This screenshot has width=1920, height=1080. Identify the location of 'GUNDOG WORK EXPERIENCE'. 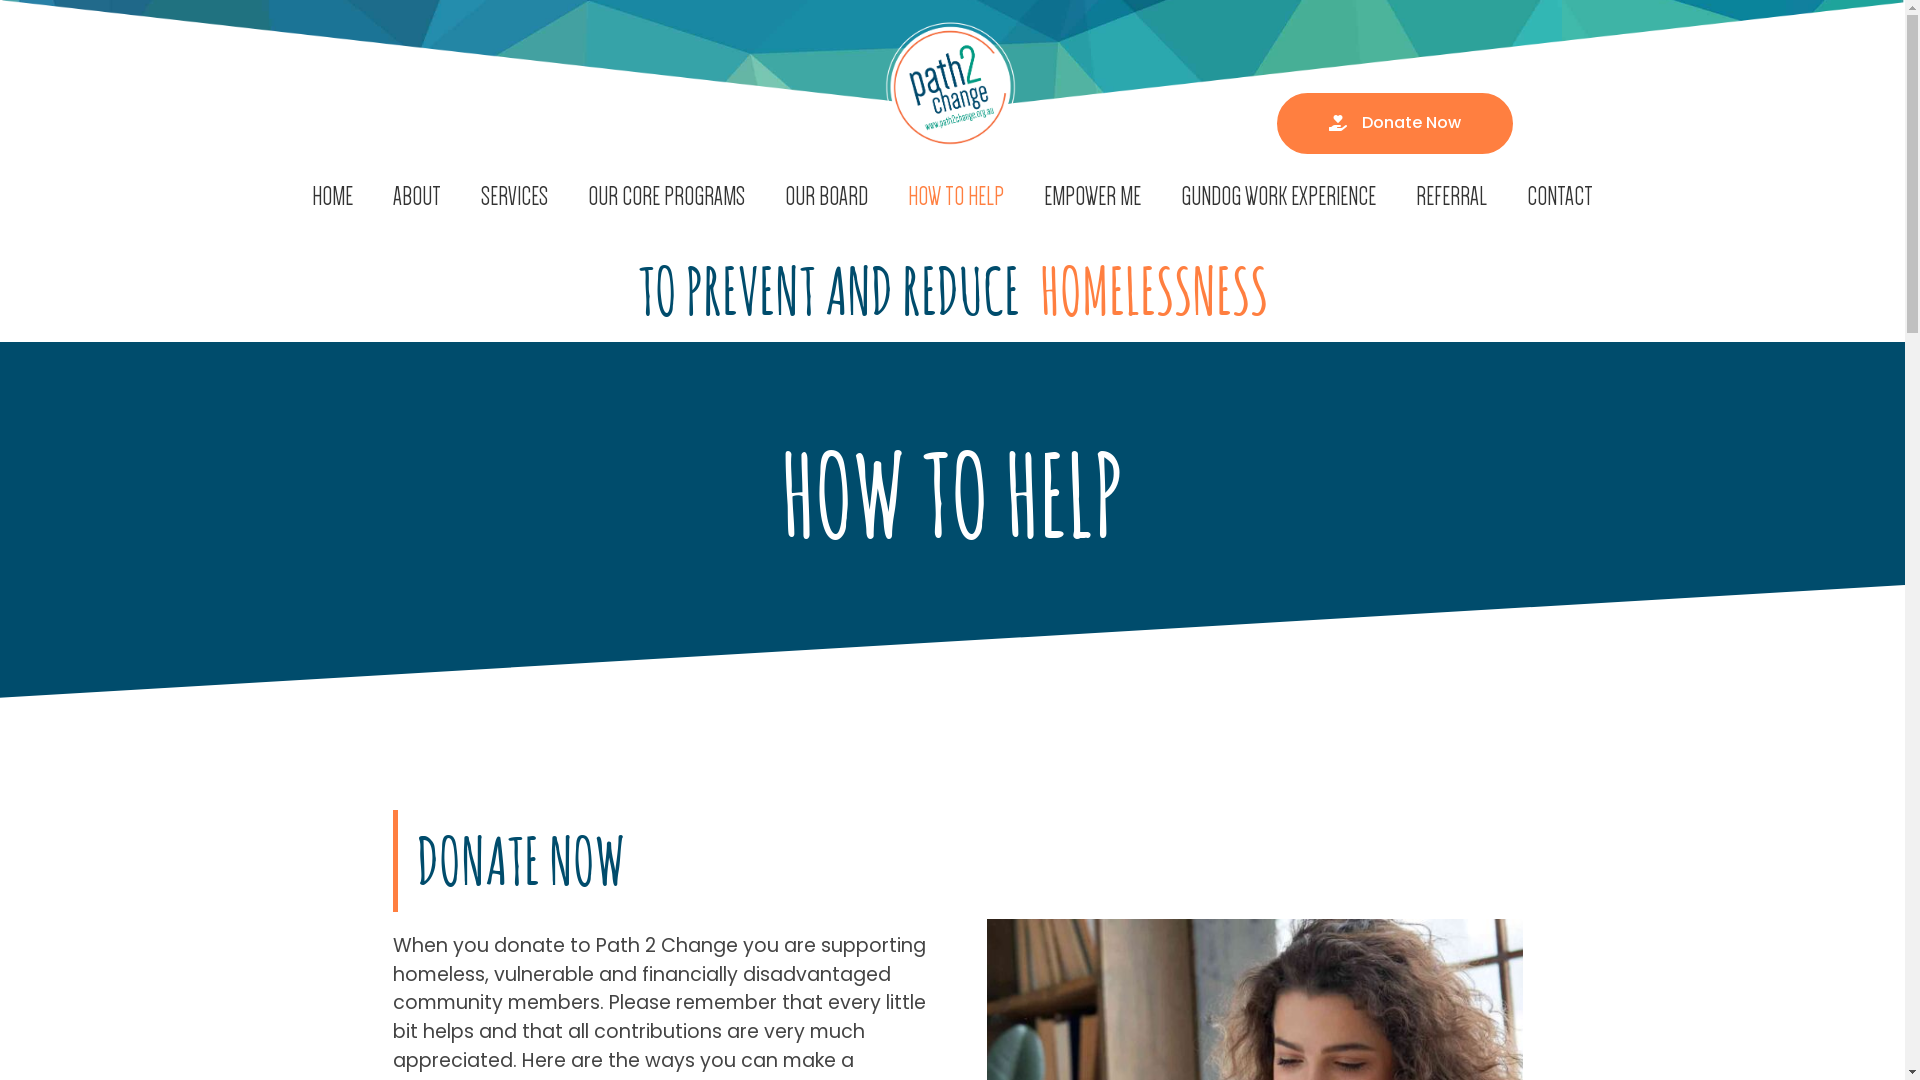
(1277, 196).